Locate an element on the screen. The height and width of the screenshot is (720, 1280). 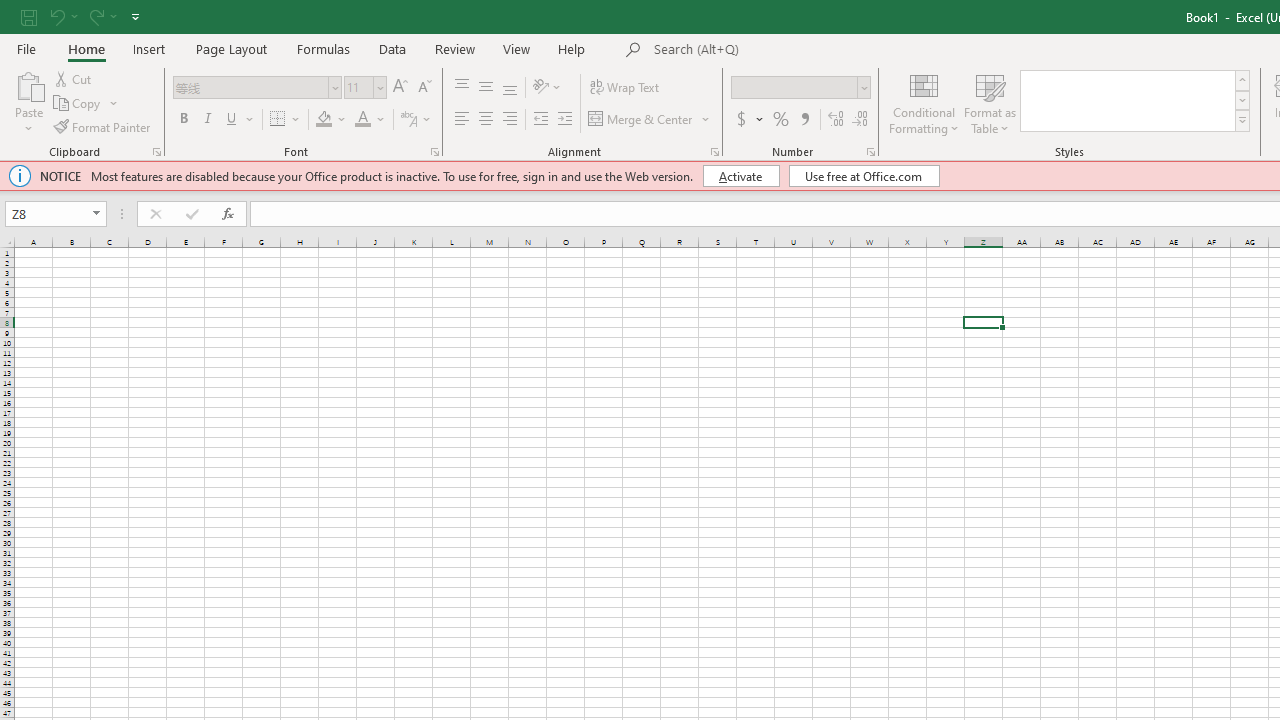
'Redo' is located at coordinates (94, 16).